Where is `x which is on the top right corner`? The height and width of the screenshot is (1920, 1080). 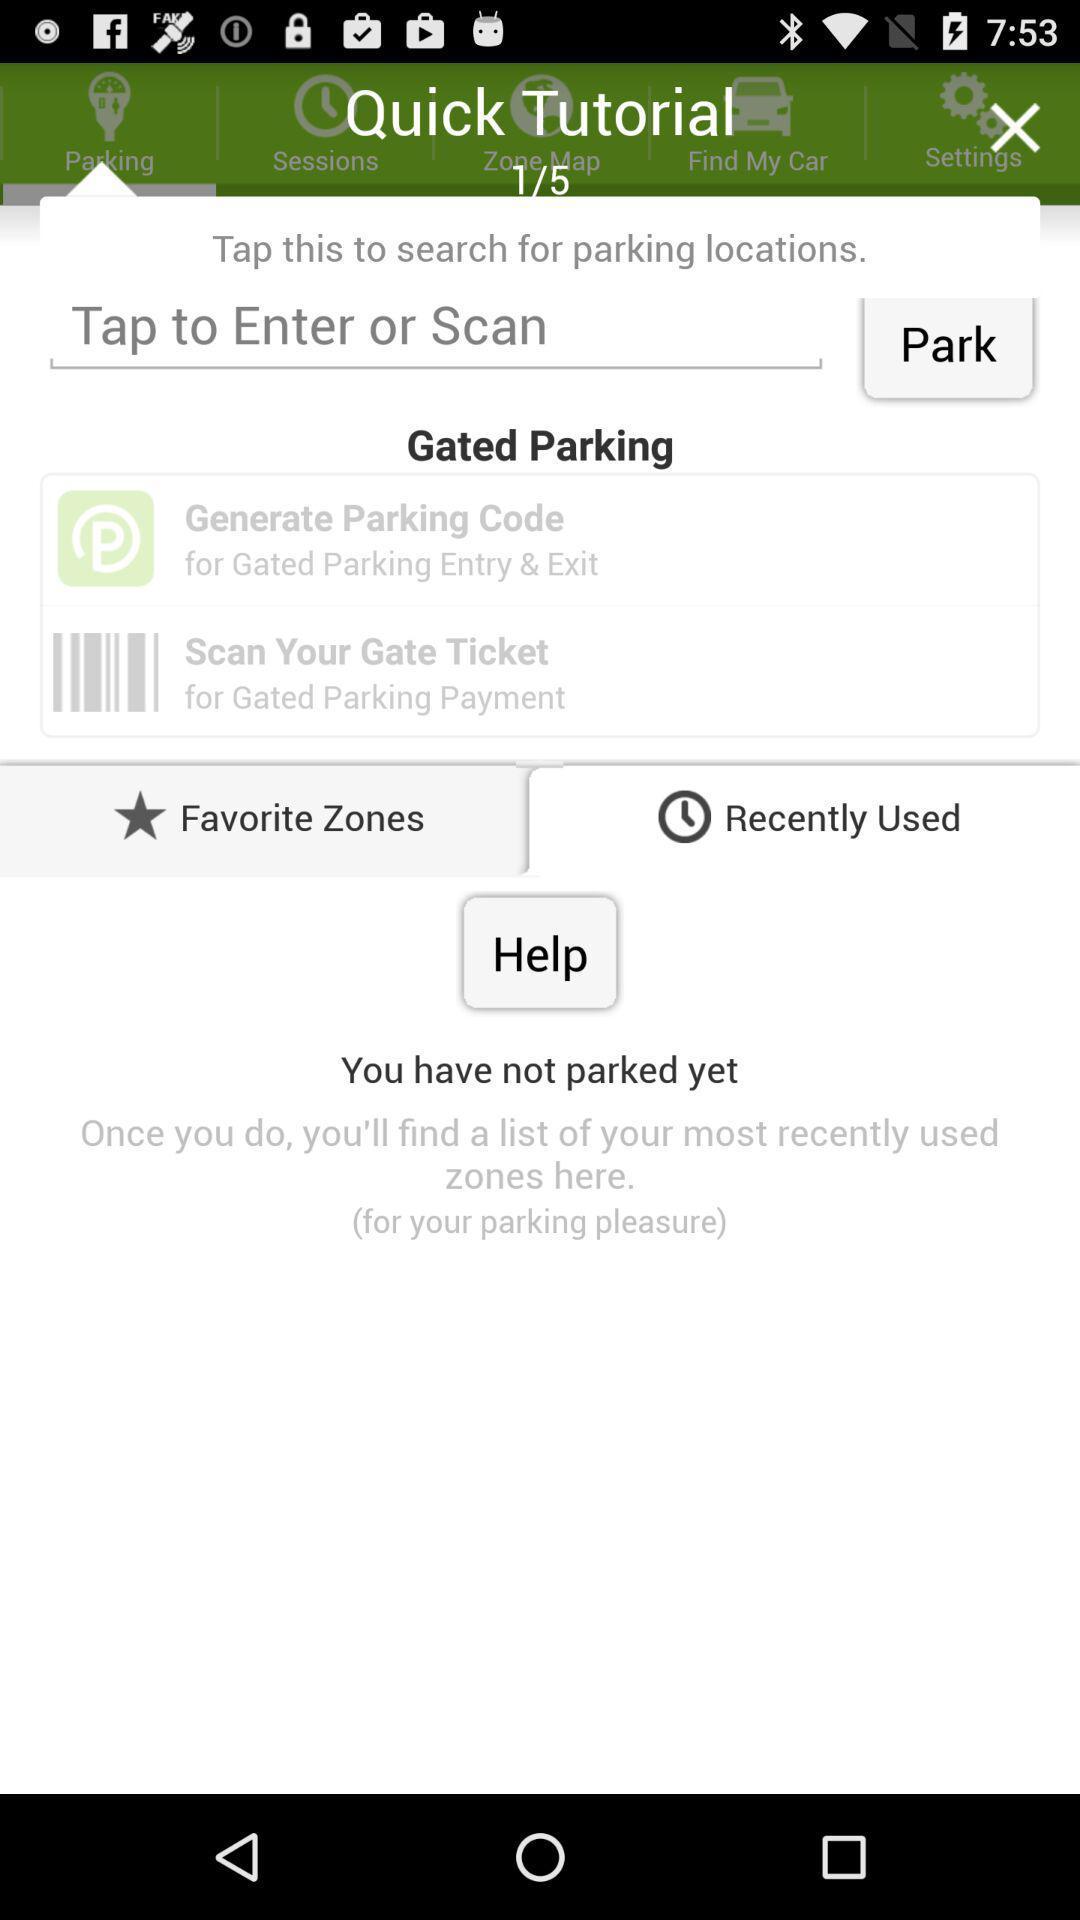
x which is on the top right corner is located at coordinates (1014, 127).